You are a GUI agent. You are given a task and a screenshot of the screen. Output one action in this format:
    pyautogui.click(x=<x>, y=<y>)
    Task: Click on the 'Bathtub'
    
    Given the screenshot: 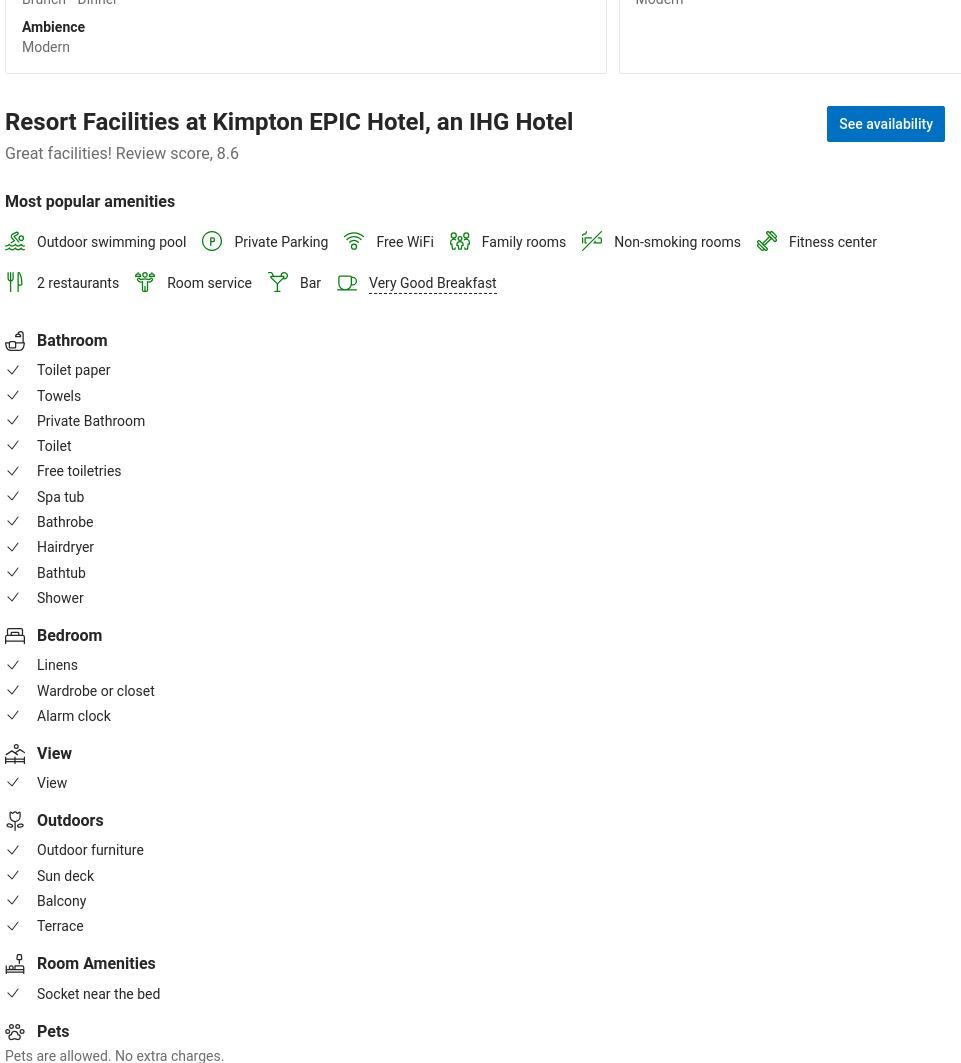 What is the action you would take?
    pyautogui.click(x=61, y=571)
    